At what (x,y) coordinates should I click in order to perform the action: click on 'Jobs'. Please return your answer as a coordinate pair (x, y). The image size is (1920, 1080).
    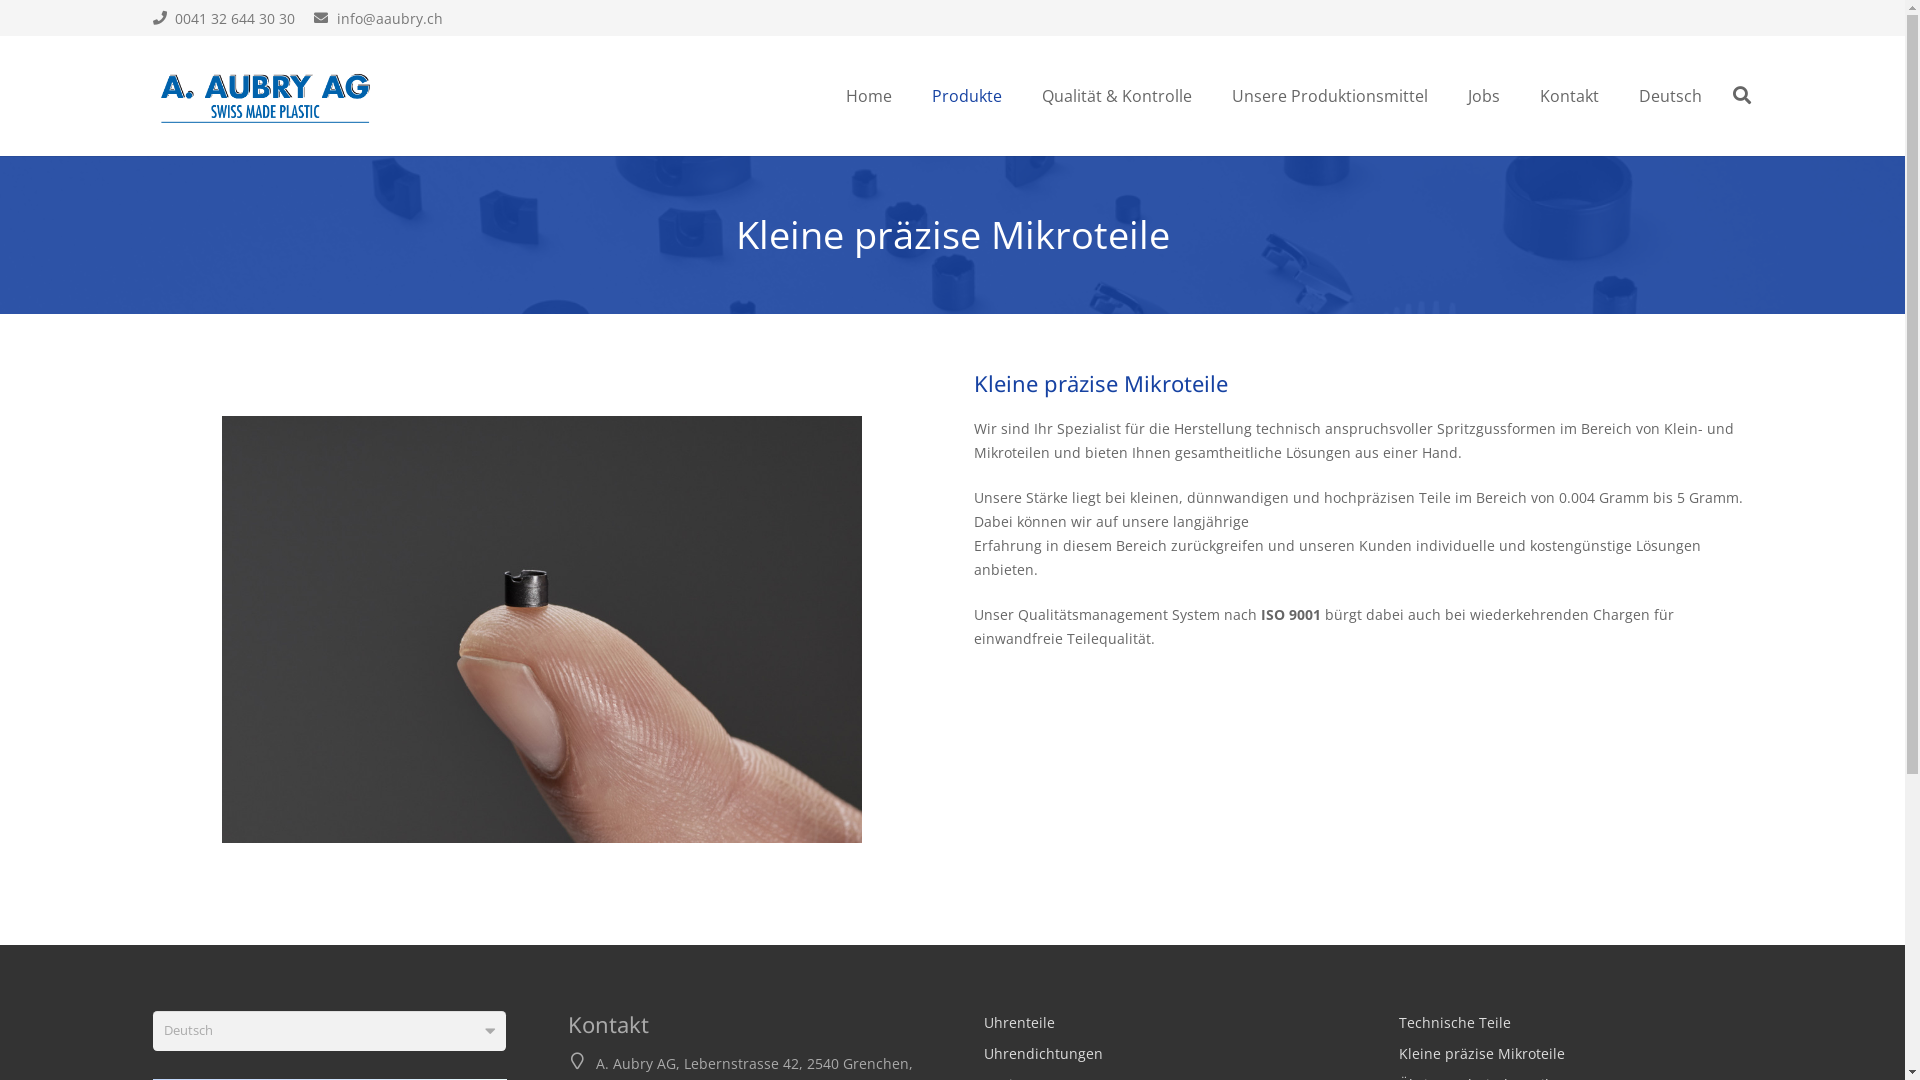
    Looking at the image, I should click on (1448, 96).